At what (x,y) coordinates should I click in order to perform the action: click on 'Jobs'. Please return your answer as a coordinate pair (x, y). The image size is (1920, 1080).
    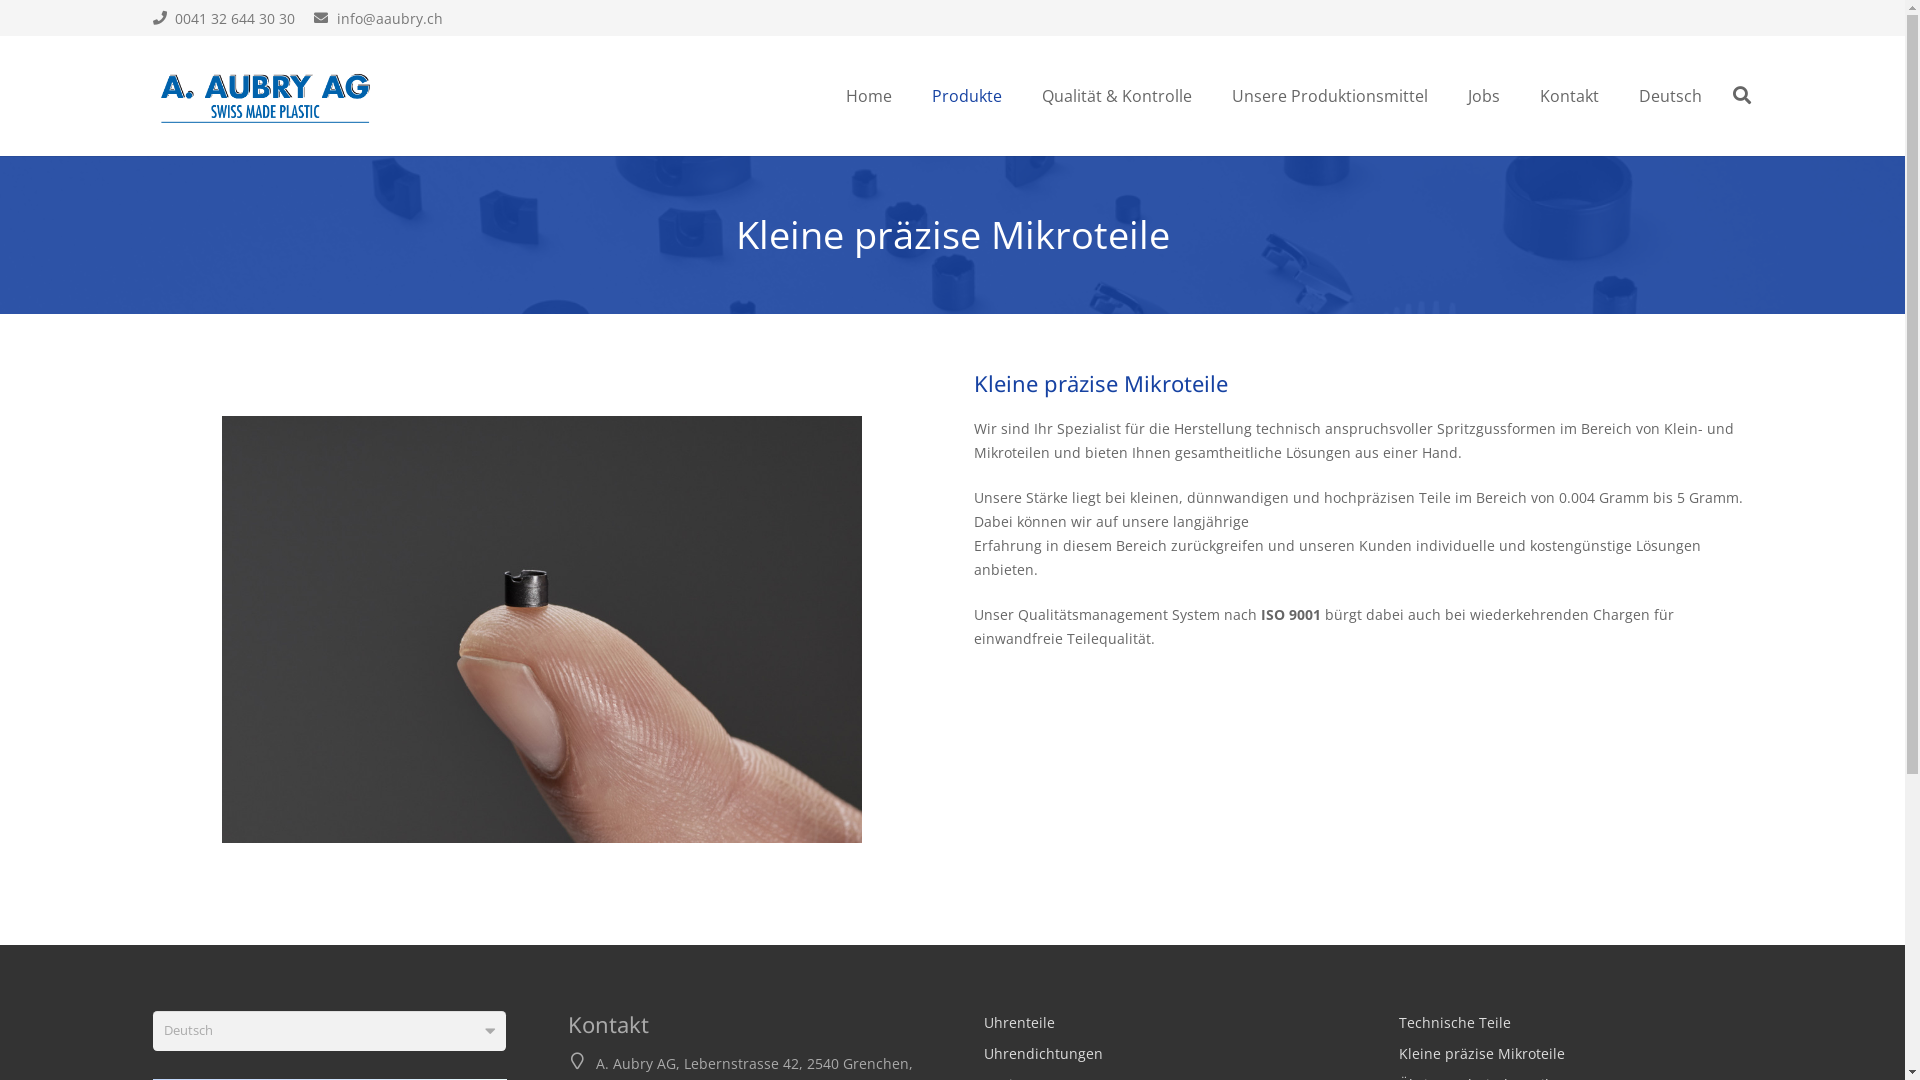
    Looking at the image, I should click on (1448, 96).